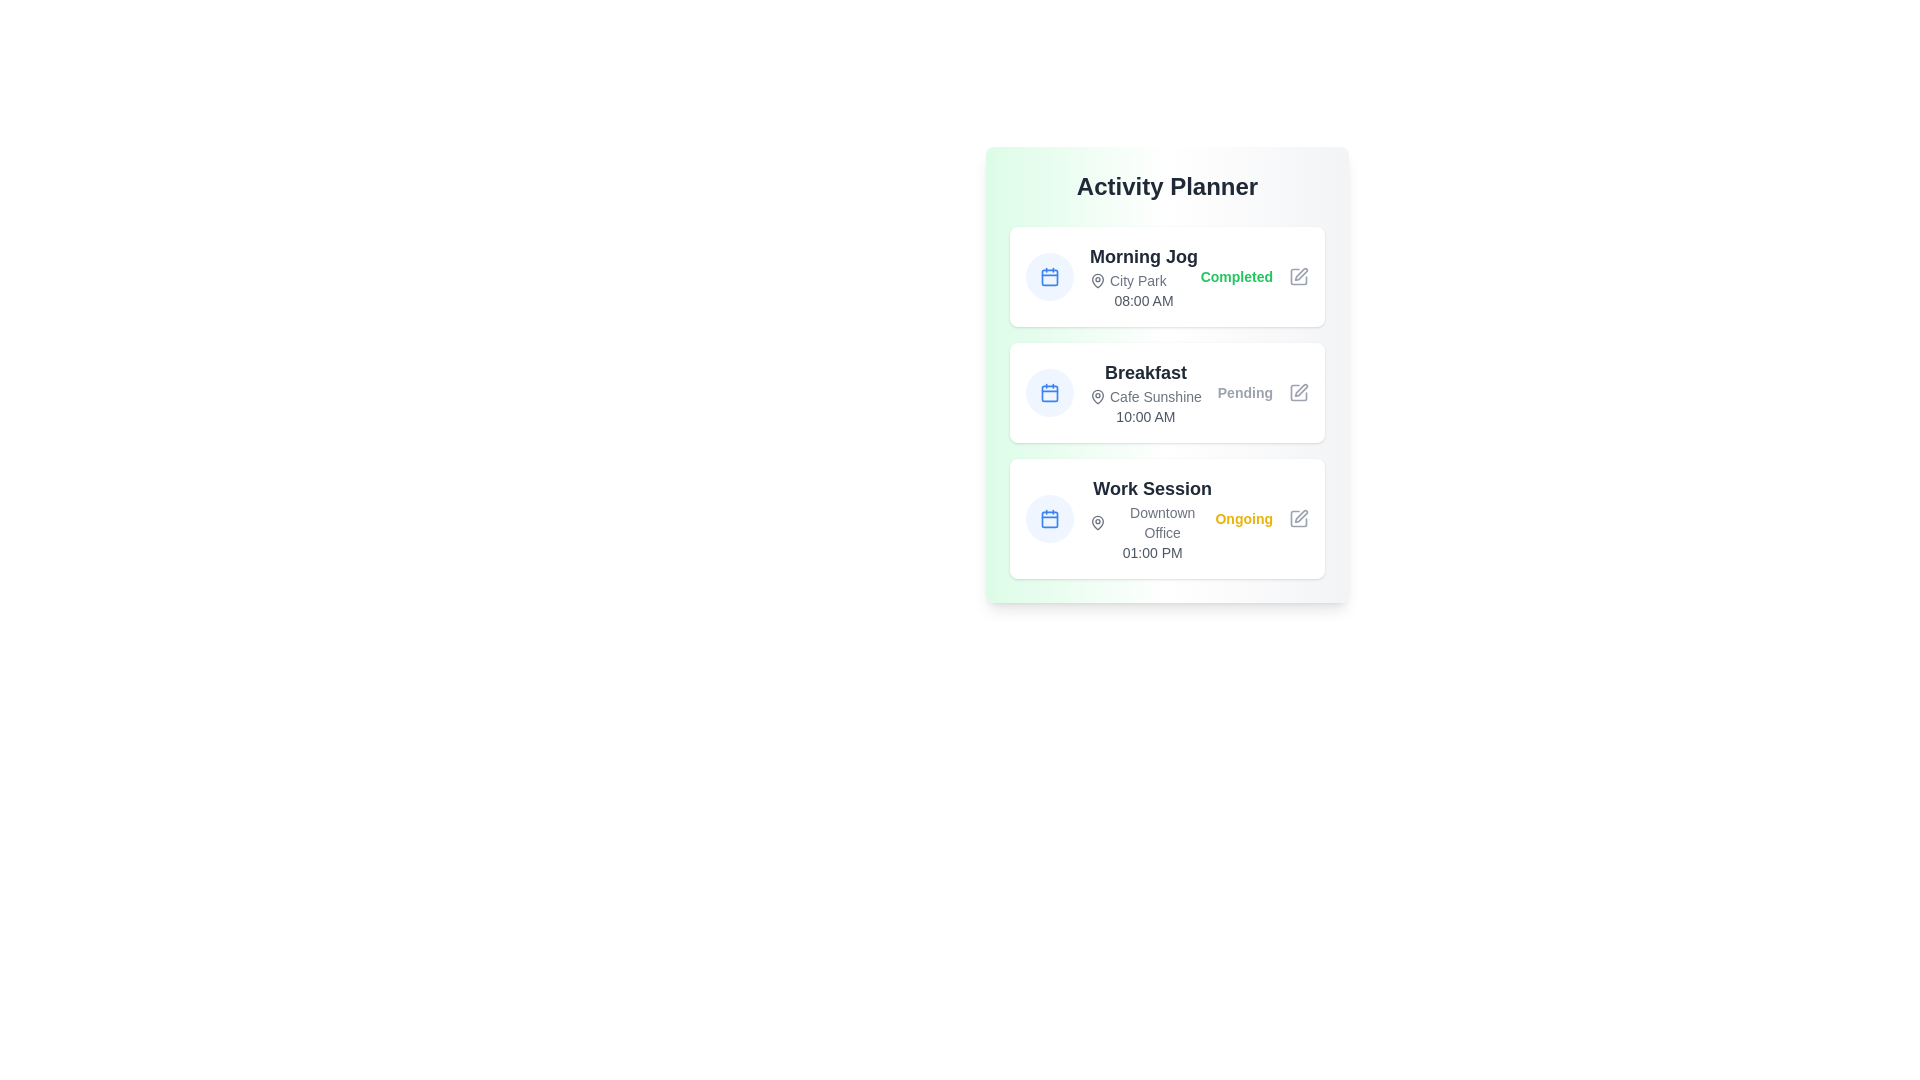 The width and height of the screenshot is (1920, 1080). I want to click on the calendar icon associated with the 'Work Session' activity located in the top-left portion of the third activity card under the 'Activity Planner' list, so click(1049, 518).